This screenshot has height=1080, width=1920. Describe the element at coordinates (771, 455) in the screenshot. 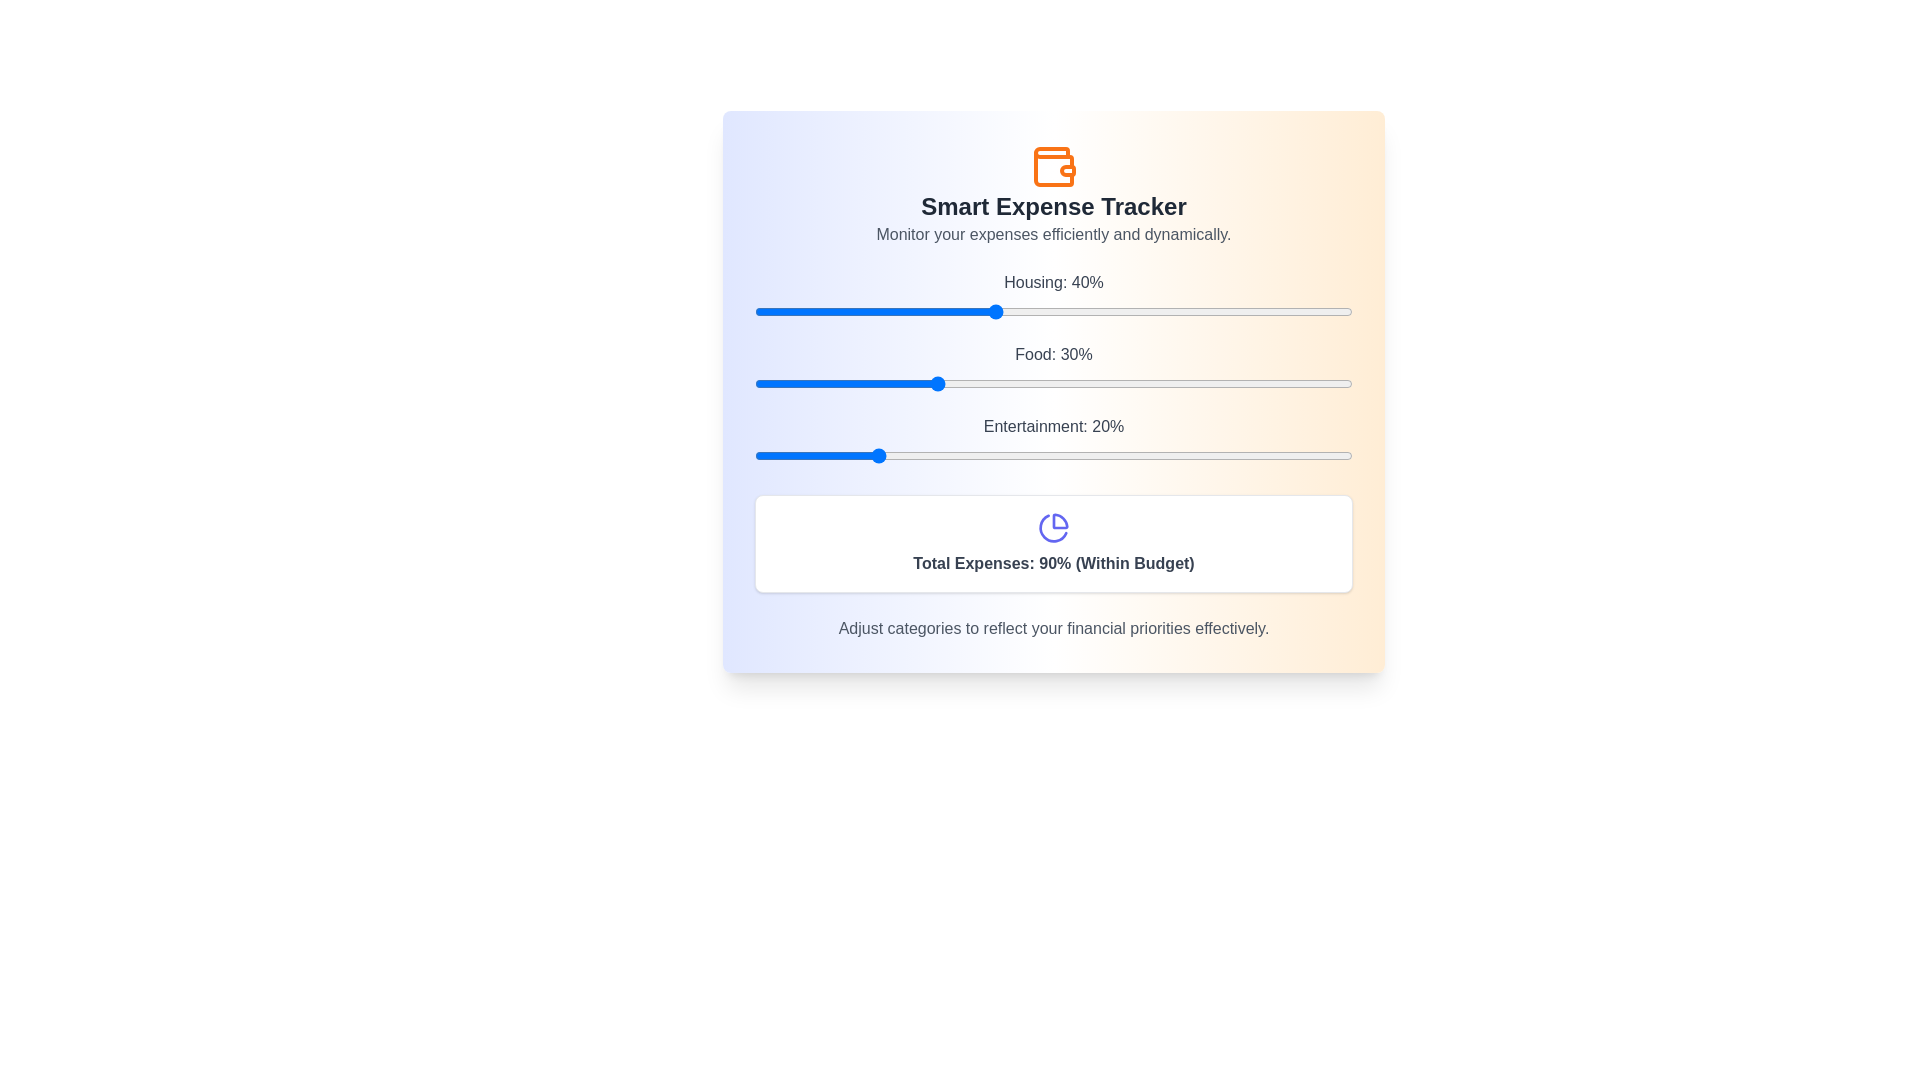

I see `the Entertainment slider to 3%` at that location.